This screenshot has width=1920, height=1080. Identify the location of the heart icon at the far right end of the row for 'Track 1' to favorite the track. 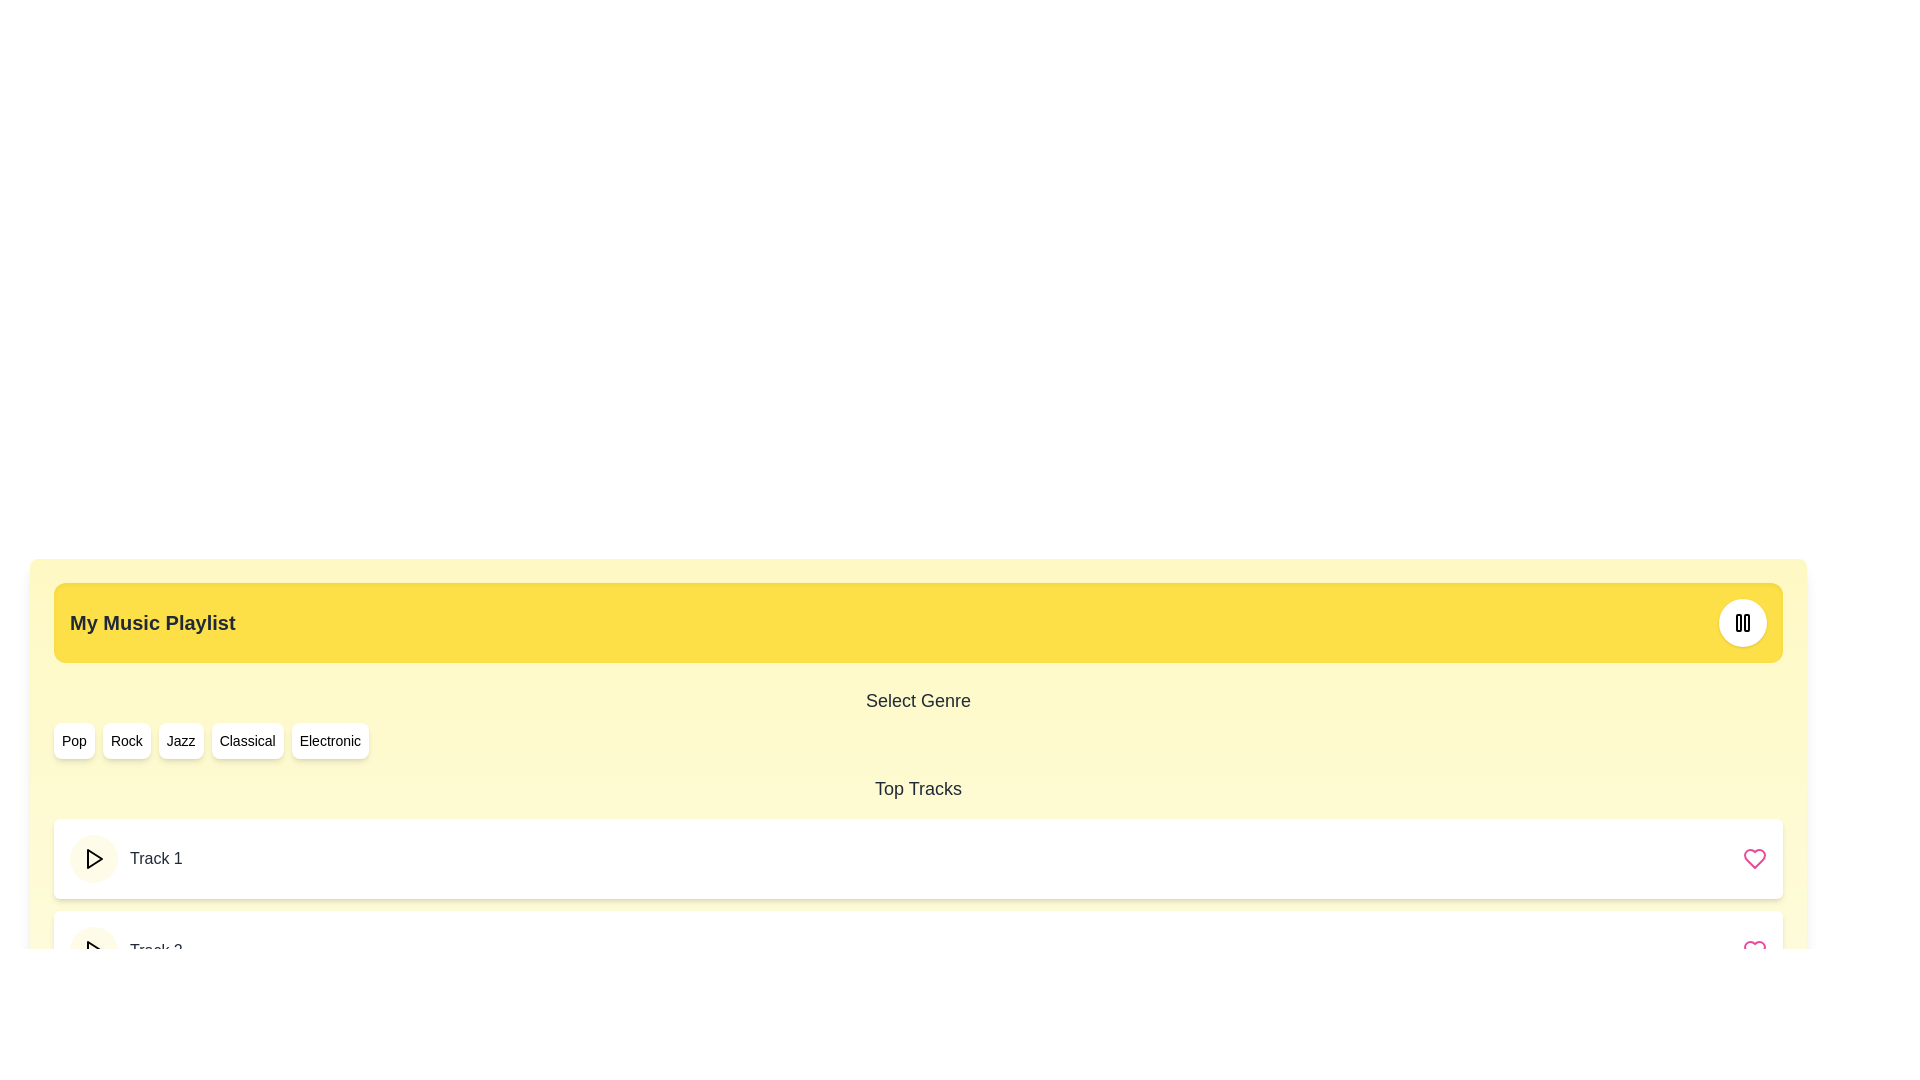
(1754, 858).